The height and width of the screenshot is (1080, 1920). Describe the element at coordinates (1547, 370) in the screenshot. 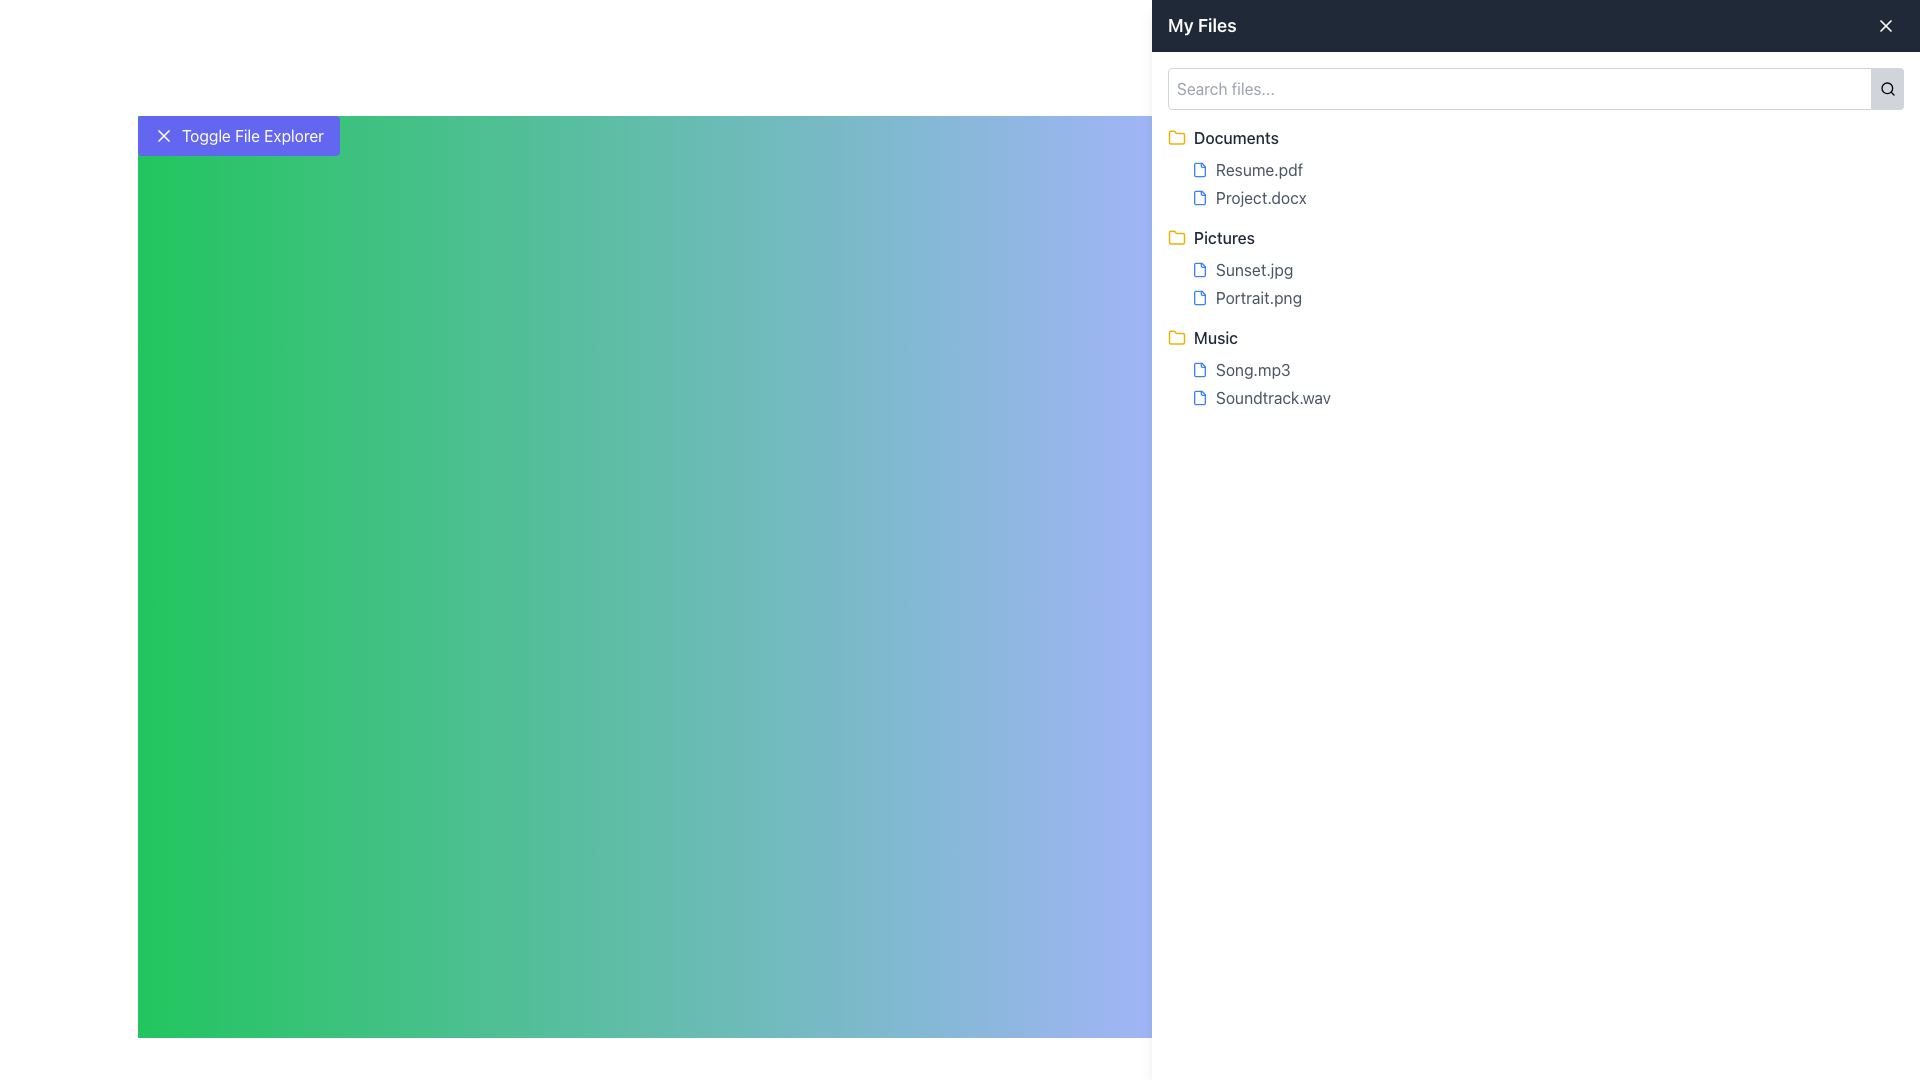

I see `the first file item` at that location.